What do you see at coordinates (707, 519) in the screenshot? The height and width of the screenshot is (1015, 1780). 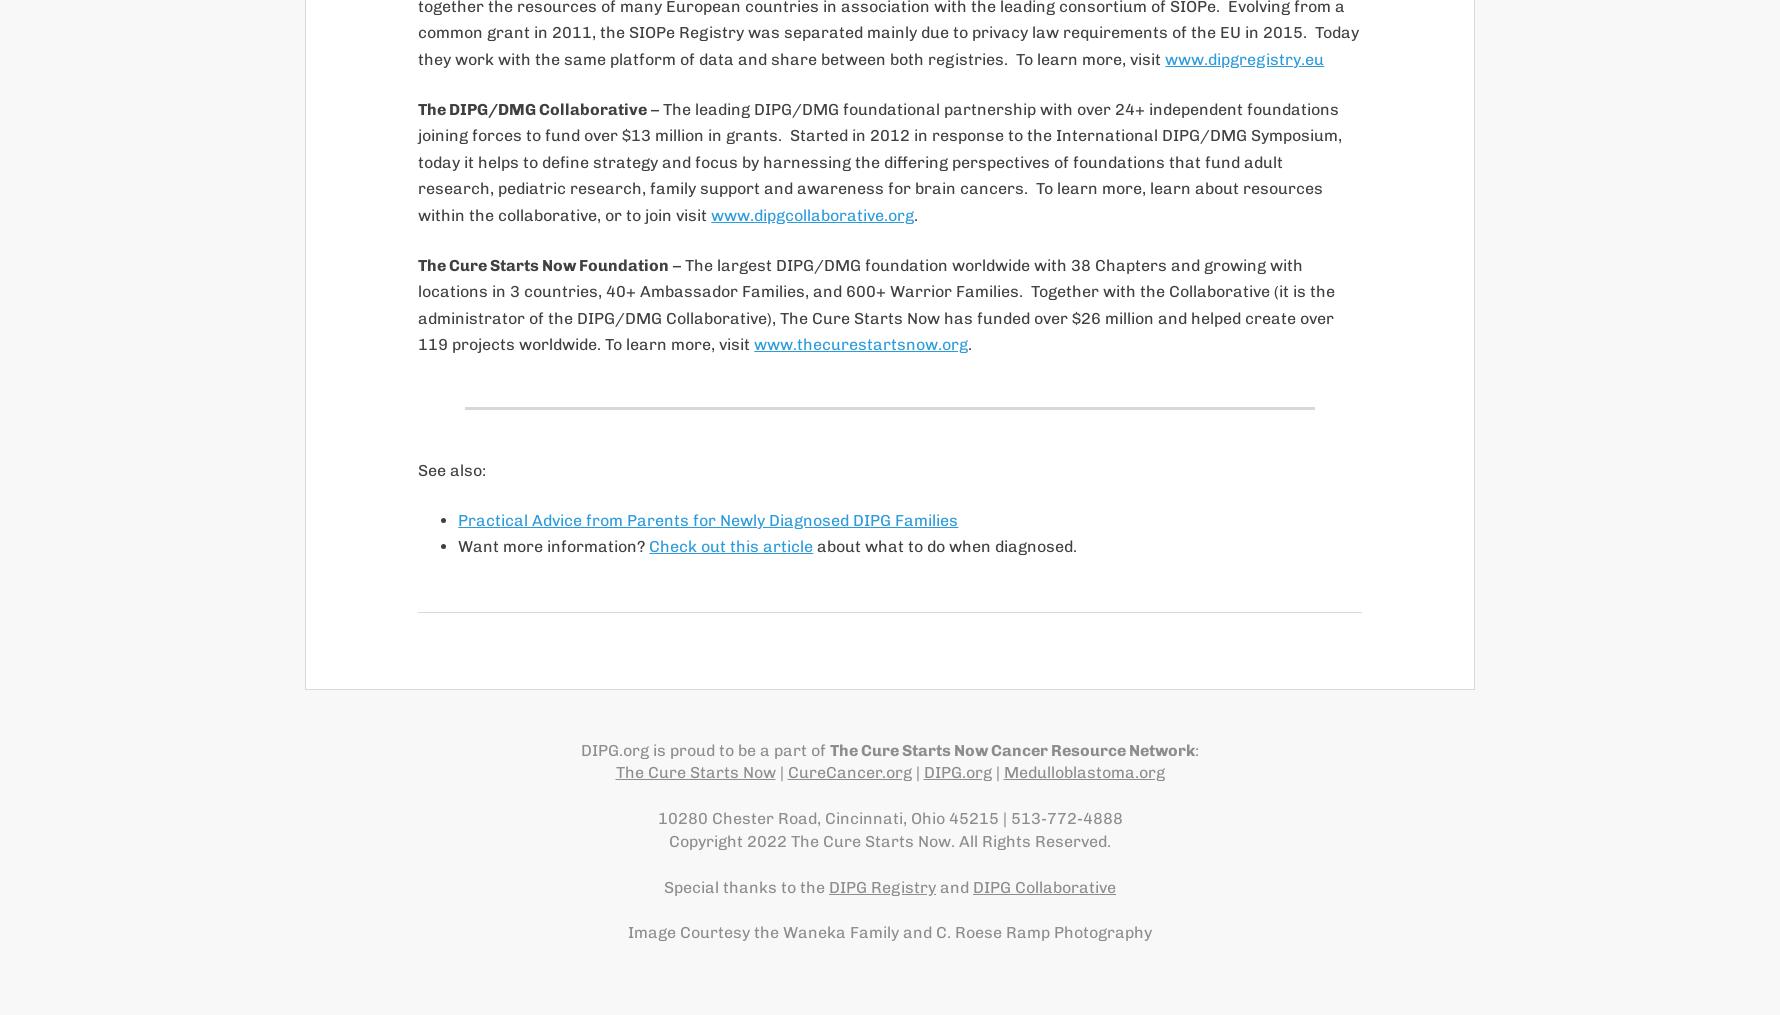 I see `'Practical Advice from Parents for Newly Diagnosed DIPG Families'` at bounding box center [707, 519].